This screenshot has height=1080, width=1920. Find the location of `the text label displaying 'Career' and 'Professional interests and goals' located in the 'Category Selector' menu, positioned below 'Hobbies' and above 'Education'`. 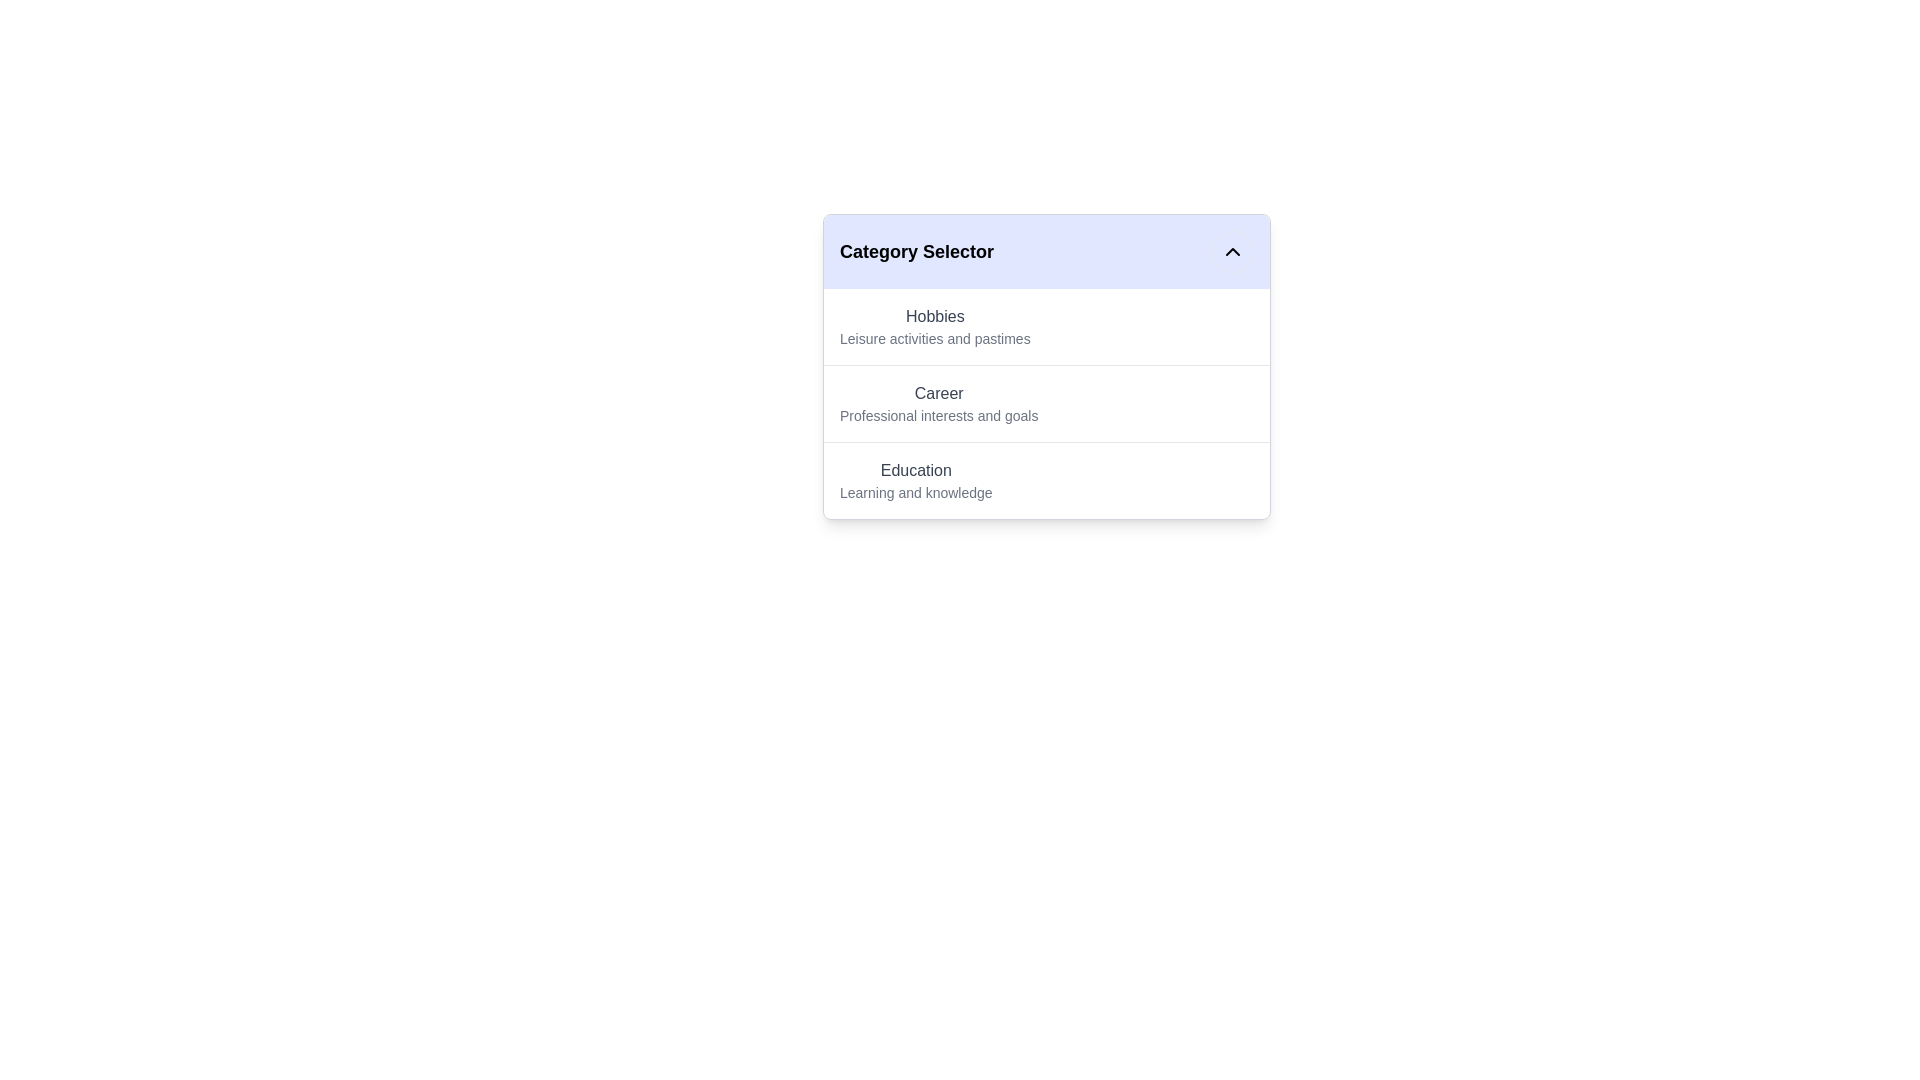

the text label displaying 'Career' and 'Professional interests and goals' located in the 'Category Selector' menu, positioned below 'Hobbies' and above 'Education' is located at coordinates (938, 404).